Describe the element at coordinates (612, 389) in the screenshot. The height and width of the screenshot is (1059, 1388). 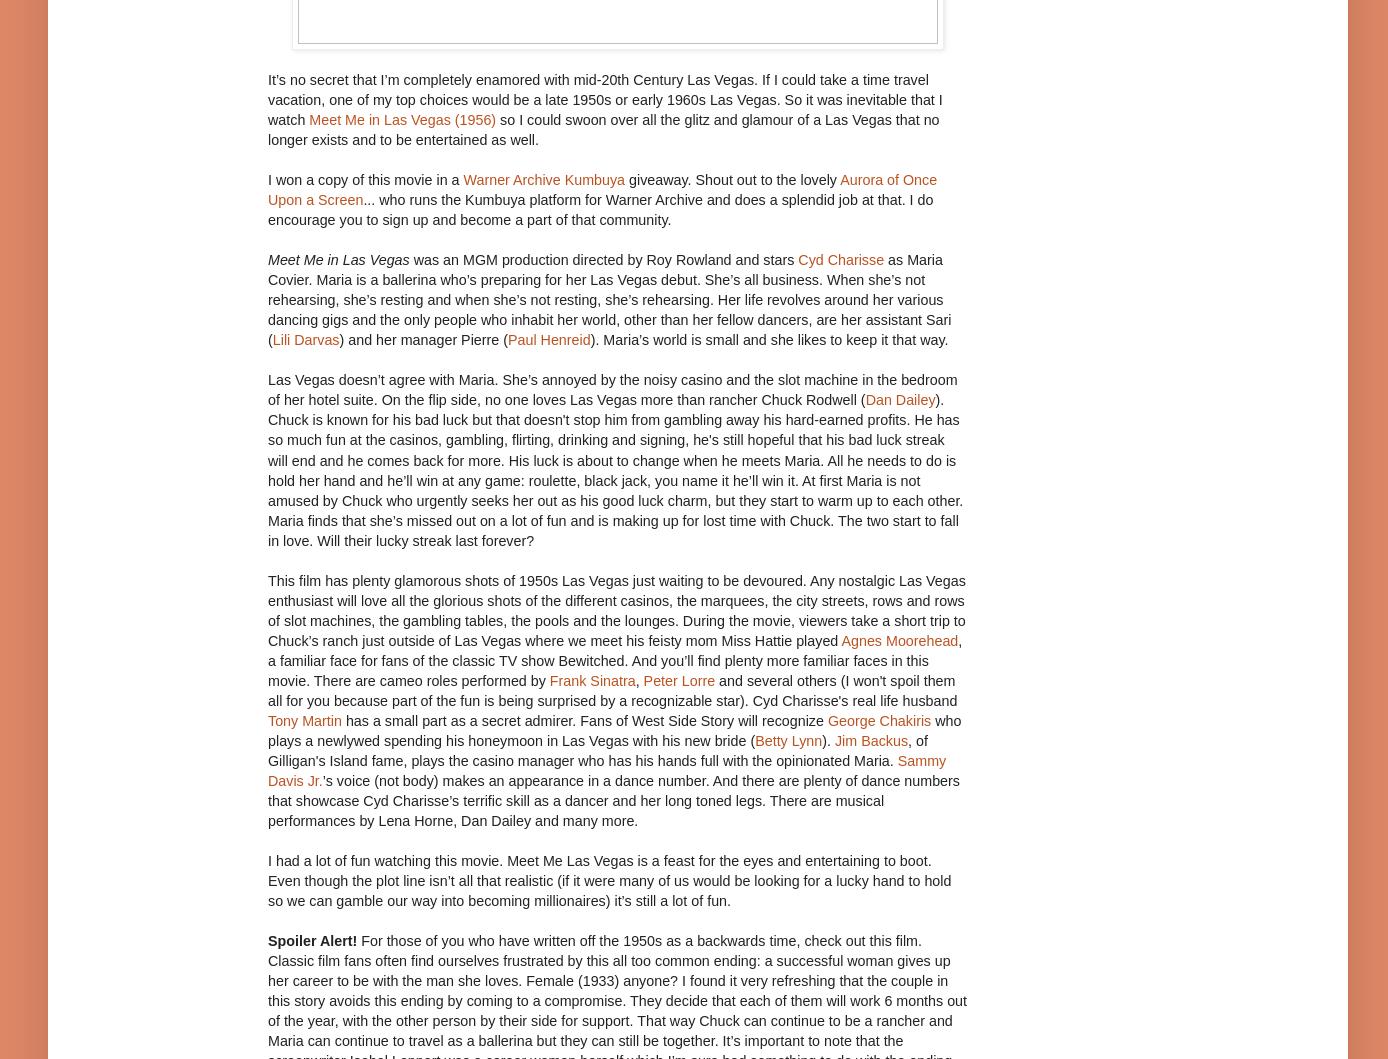
I see `'Las Vegas doesn’t agree with Maria. She’s annoyed by the noisy casino and the slot machine in the bedroom of her hotel suite. On the flip side, no one loves Las Vegas more than rancher Chuck Rodwell ('` at that location.